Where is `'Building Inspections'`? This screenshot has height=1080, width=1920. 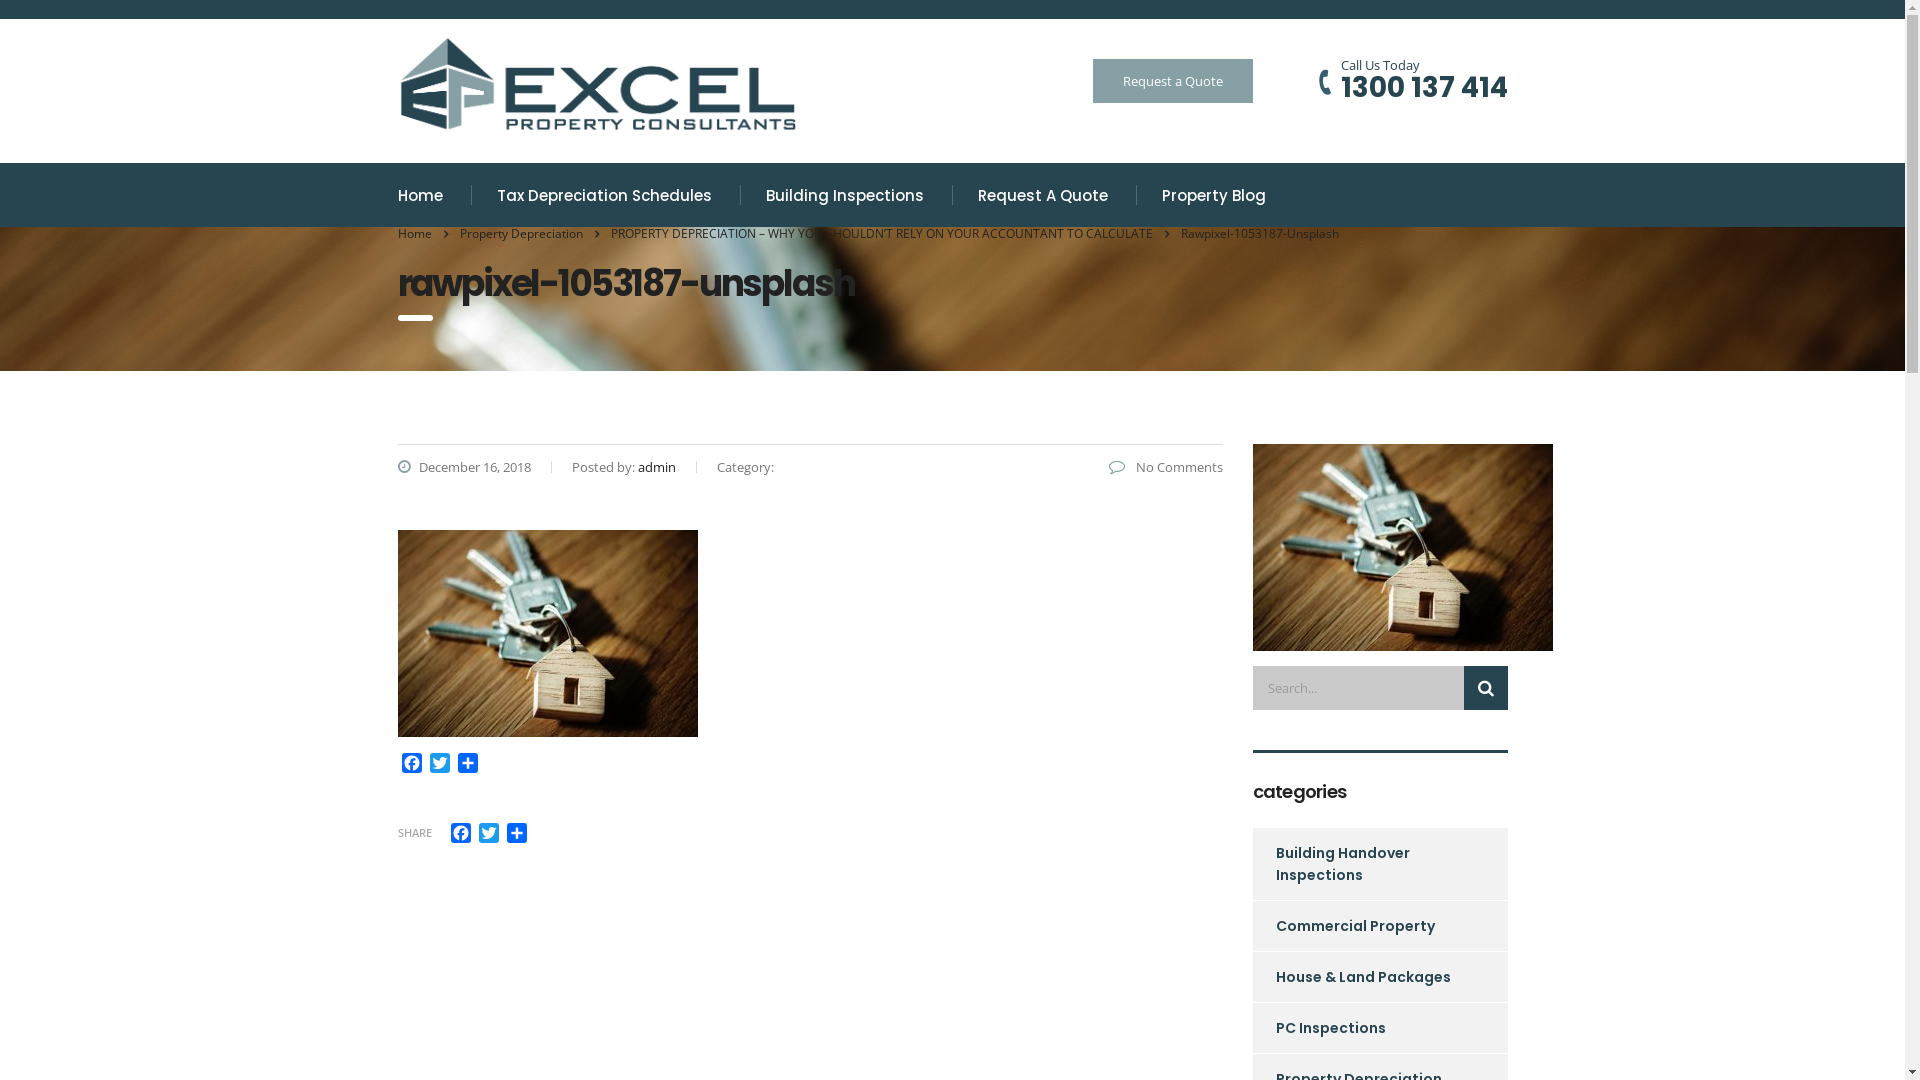
'Building Inspections' is located at coordinates (845, 195).